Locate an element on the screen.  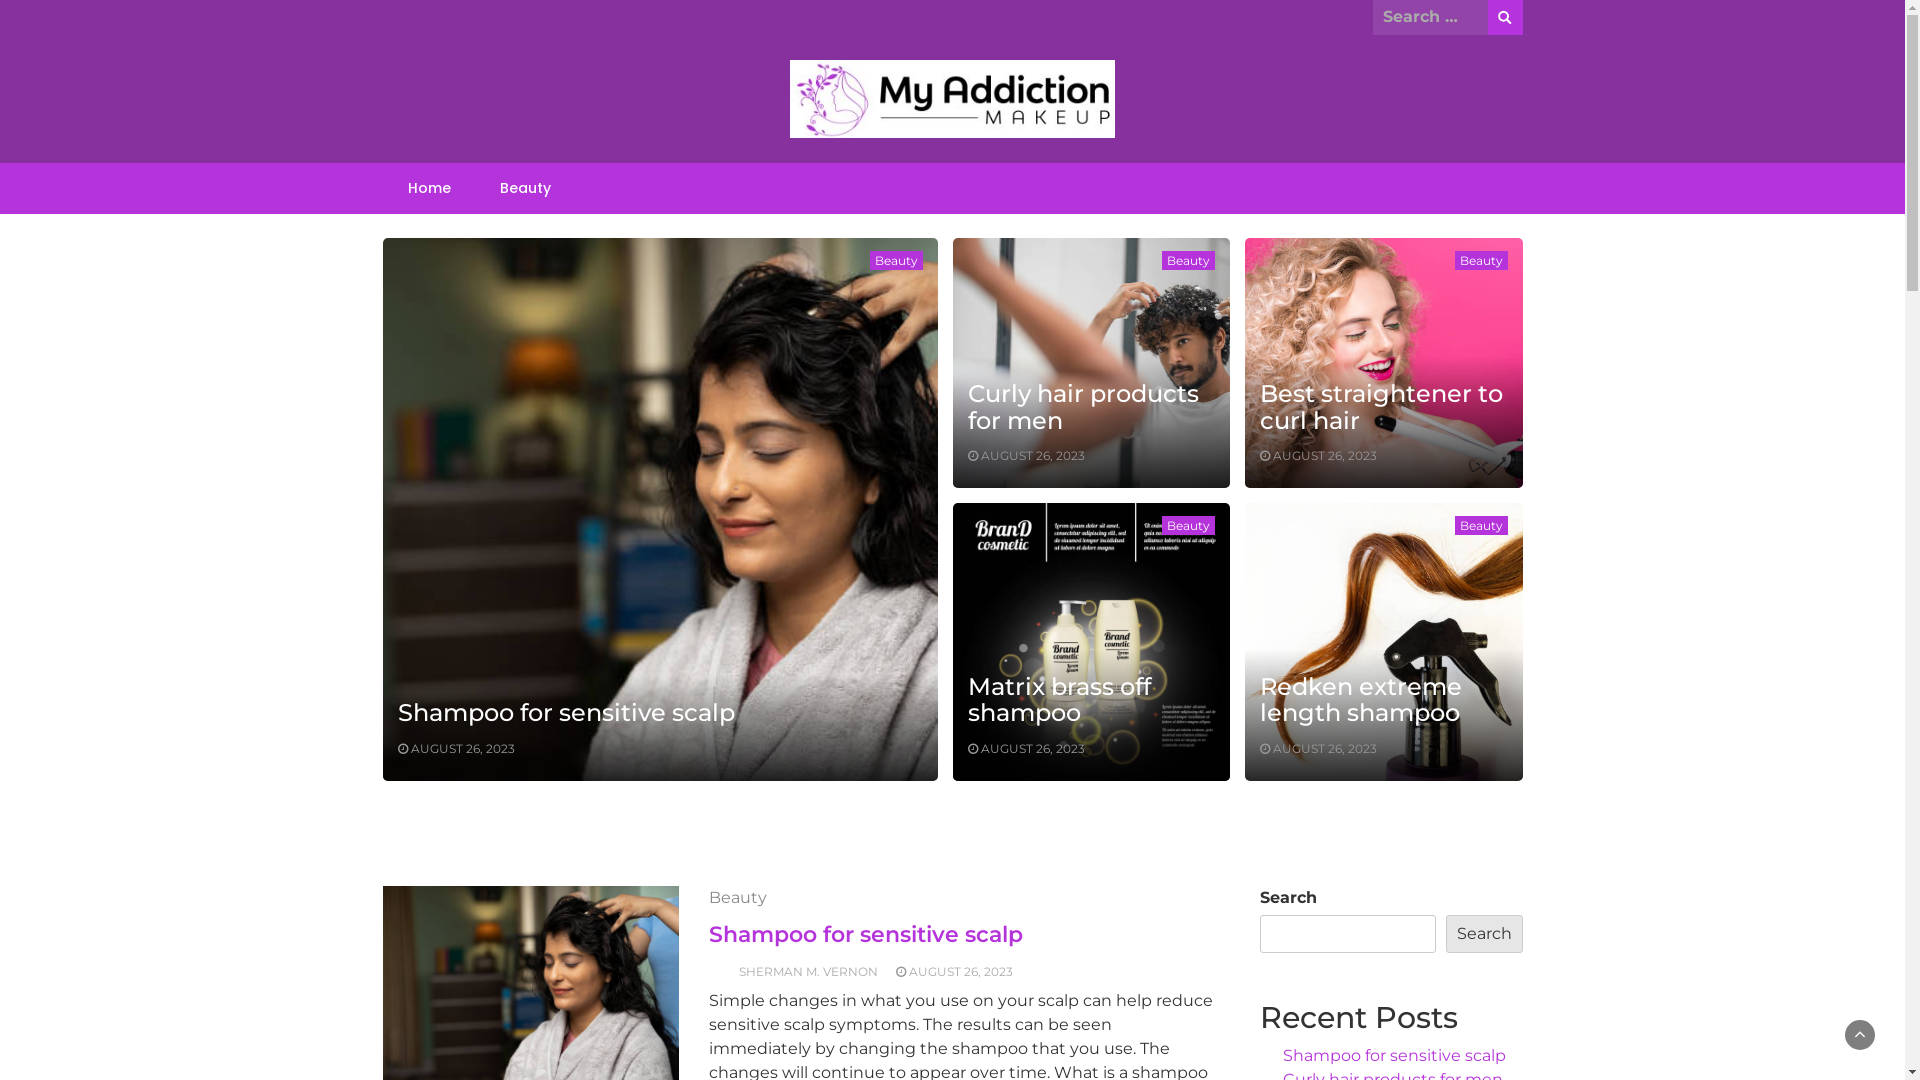
'Home' is located at coordinates (428, 188).